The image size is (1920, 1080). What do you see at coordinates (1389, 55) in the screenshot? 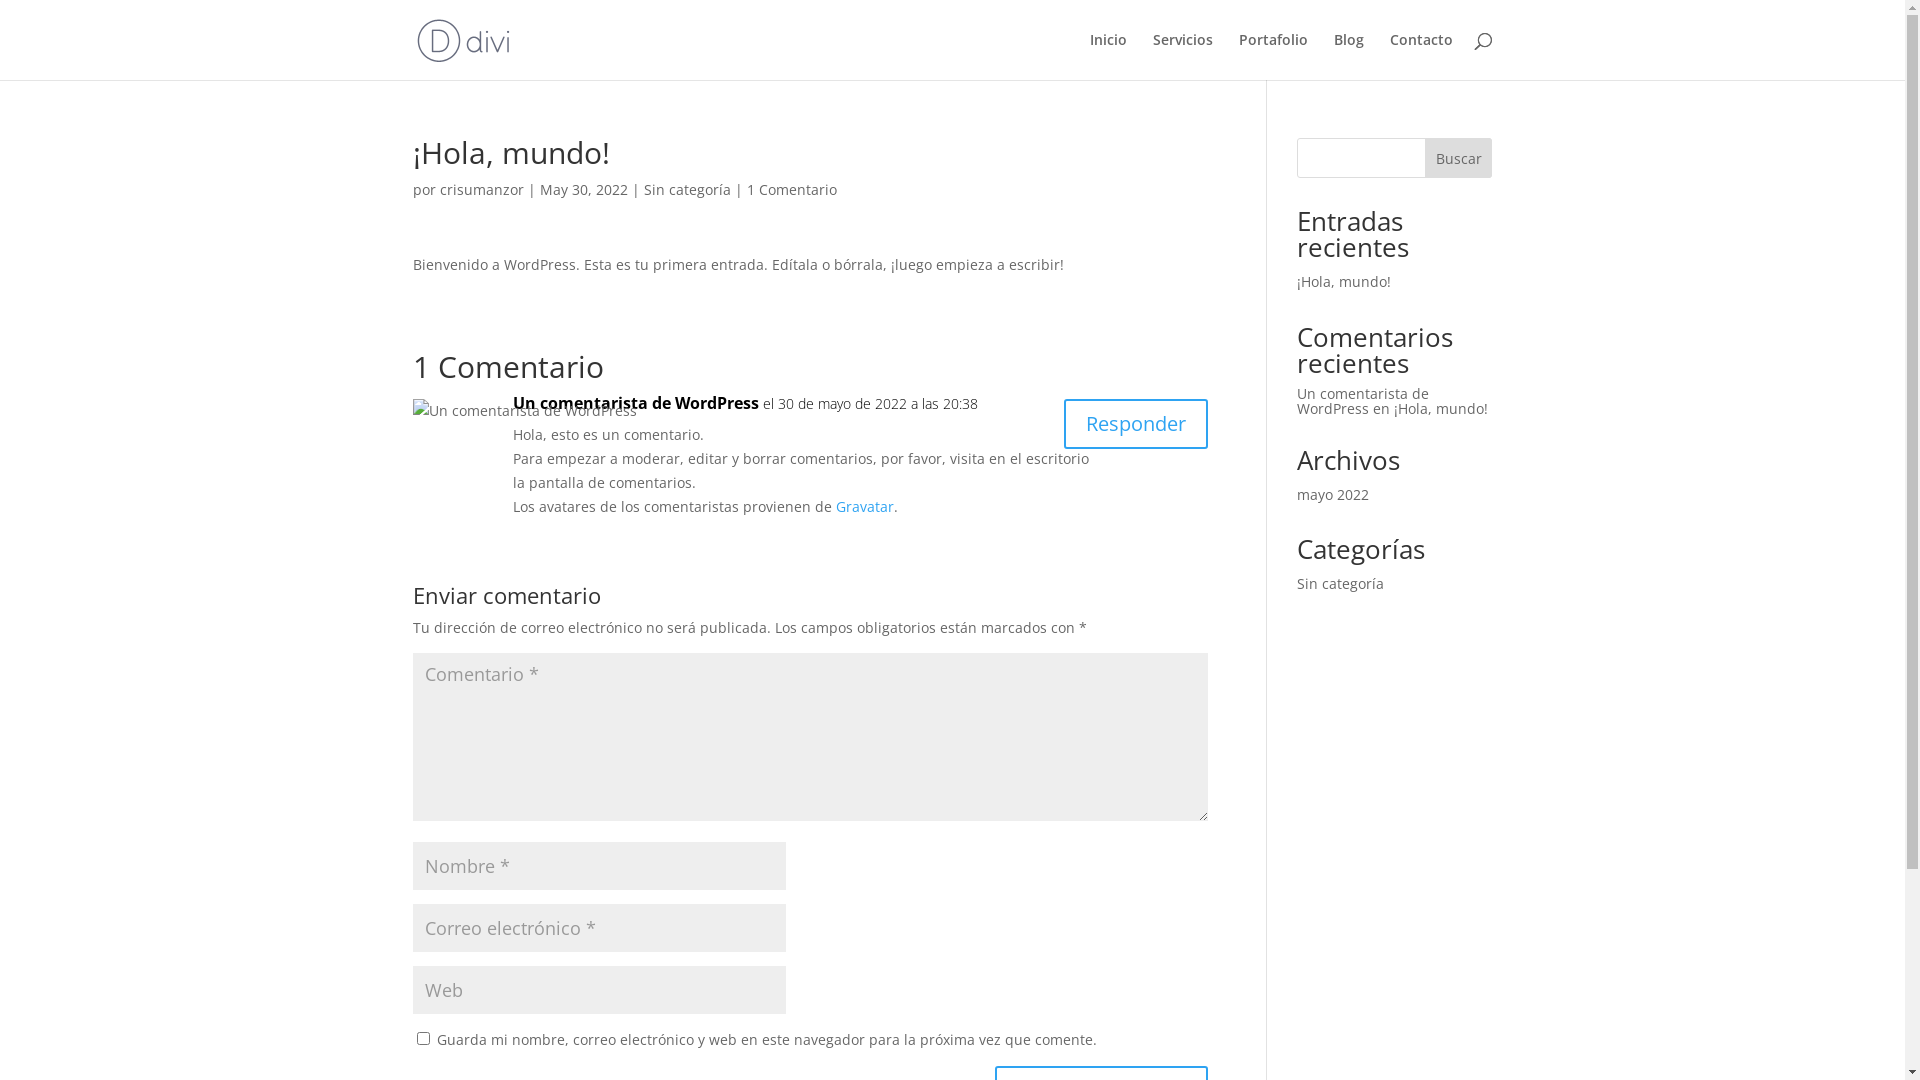
I see `'Contacto'` at bounding box center [1389, 55].